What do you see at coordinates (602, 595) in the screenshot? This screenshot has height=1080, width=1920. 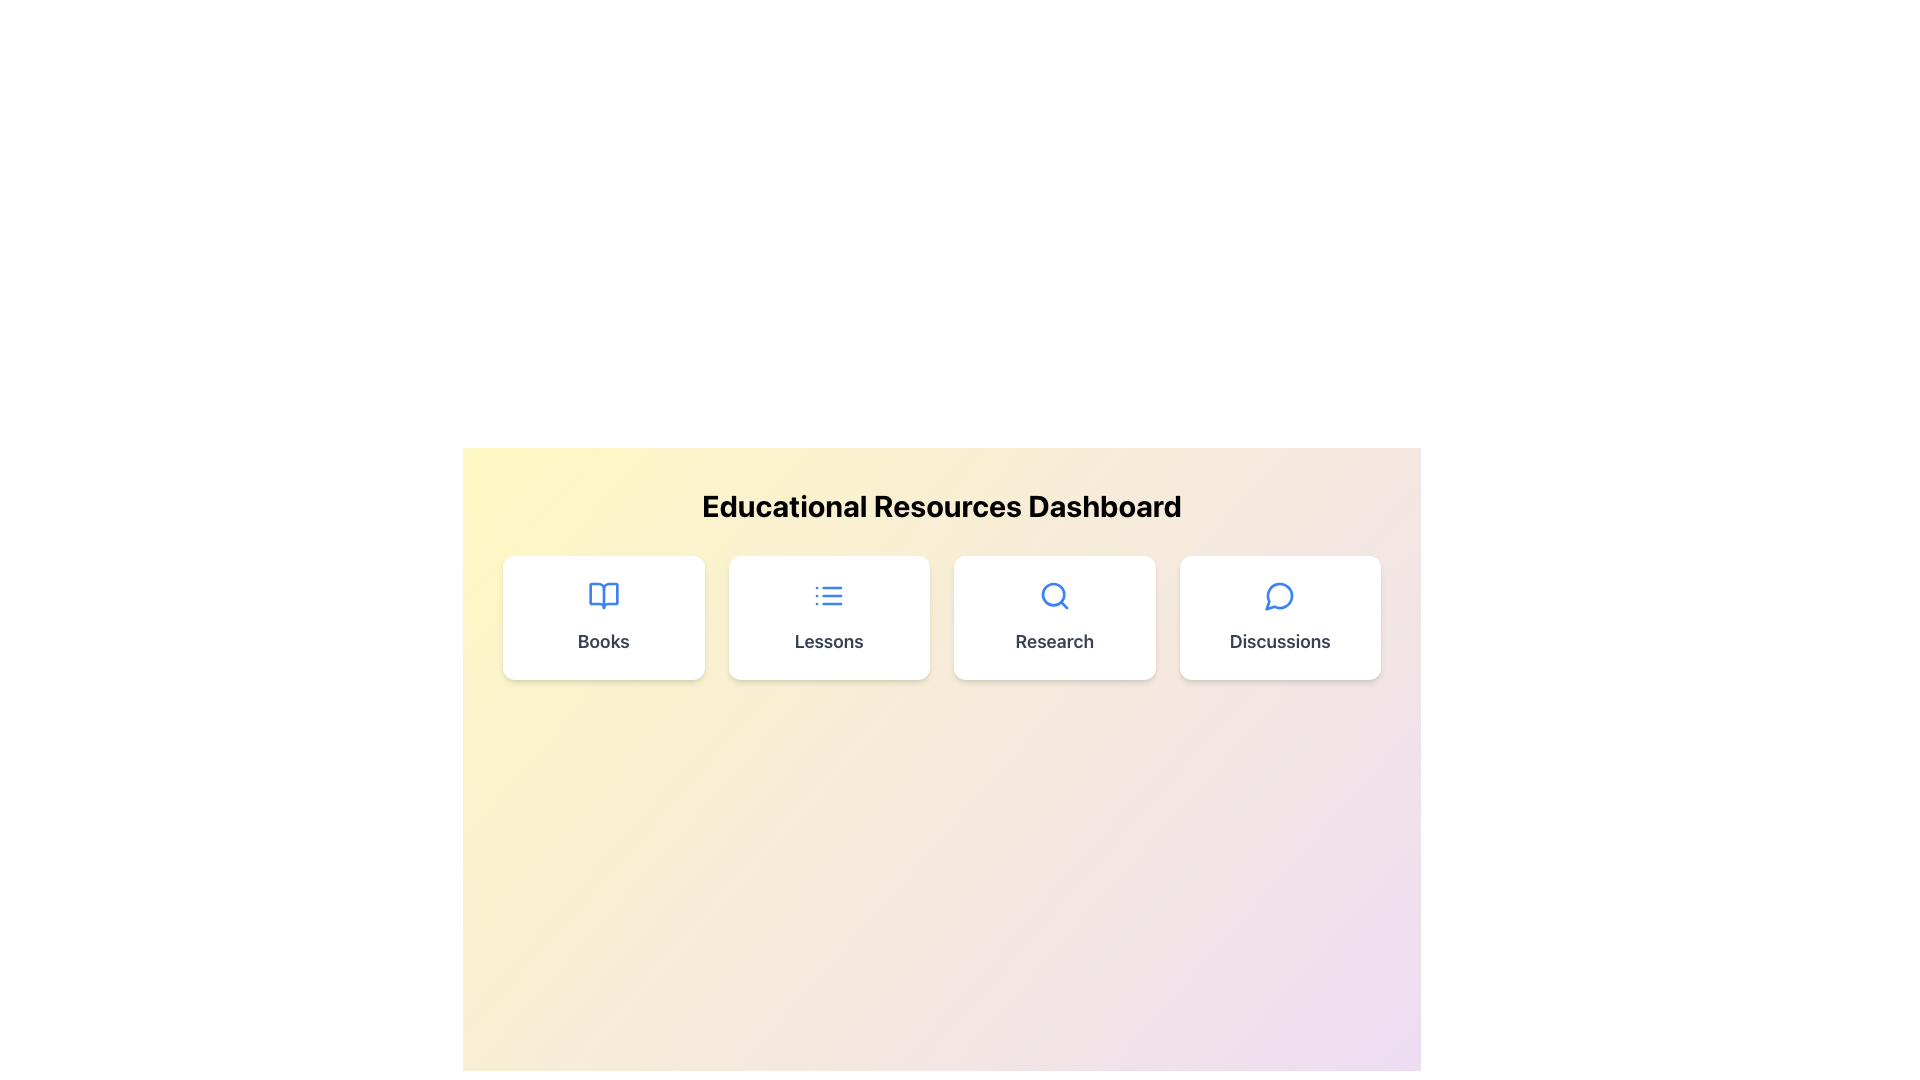 I see `the open book icon, which has a blue outline and is positioned above the label 'Books'` at bounding box center [602, 595].